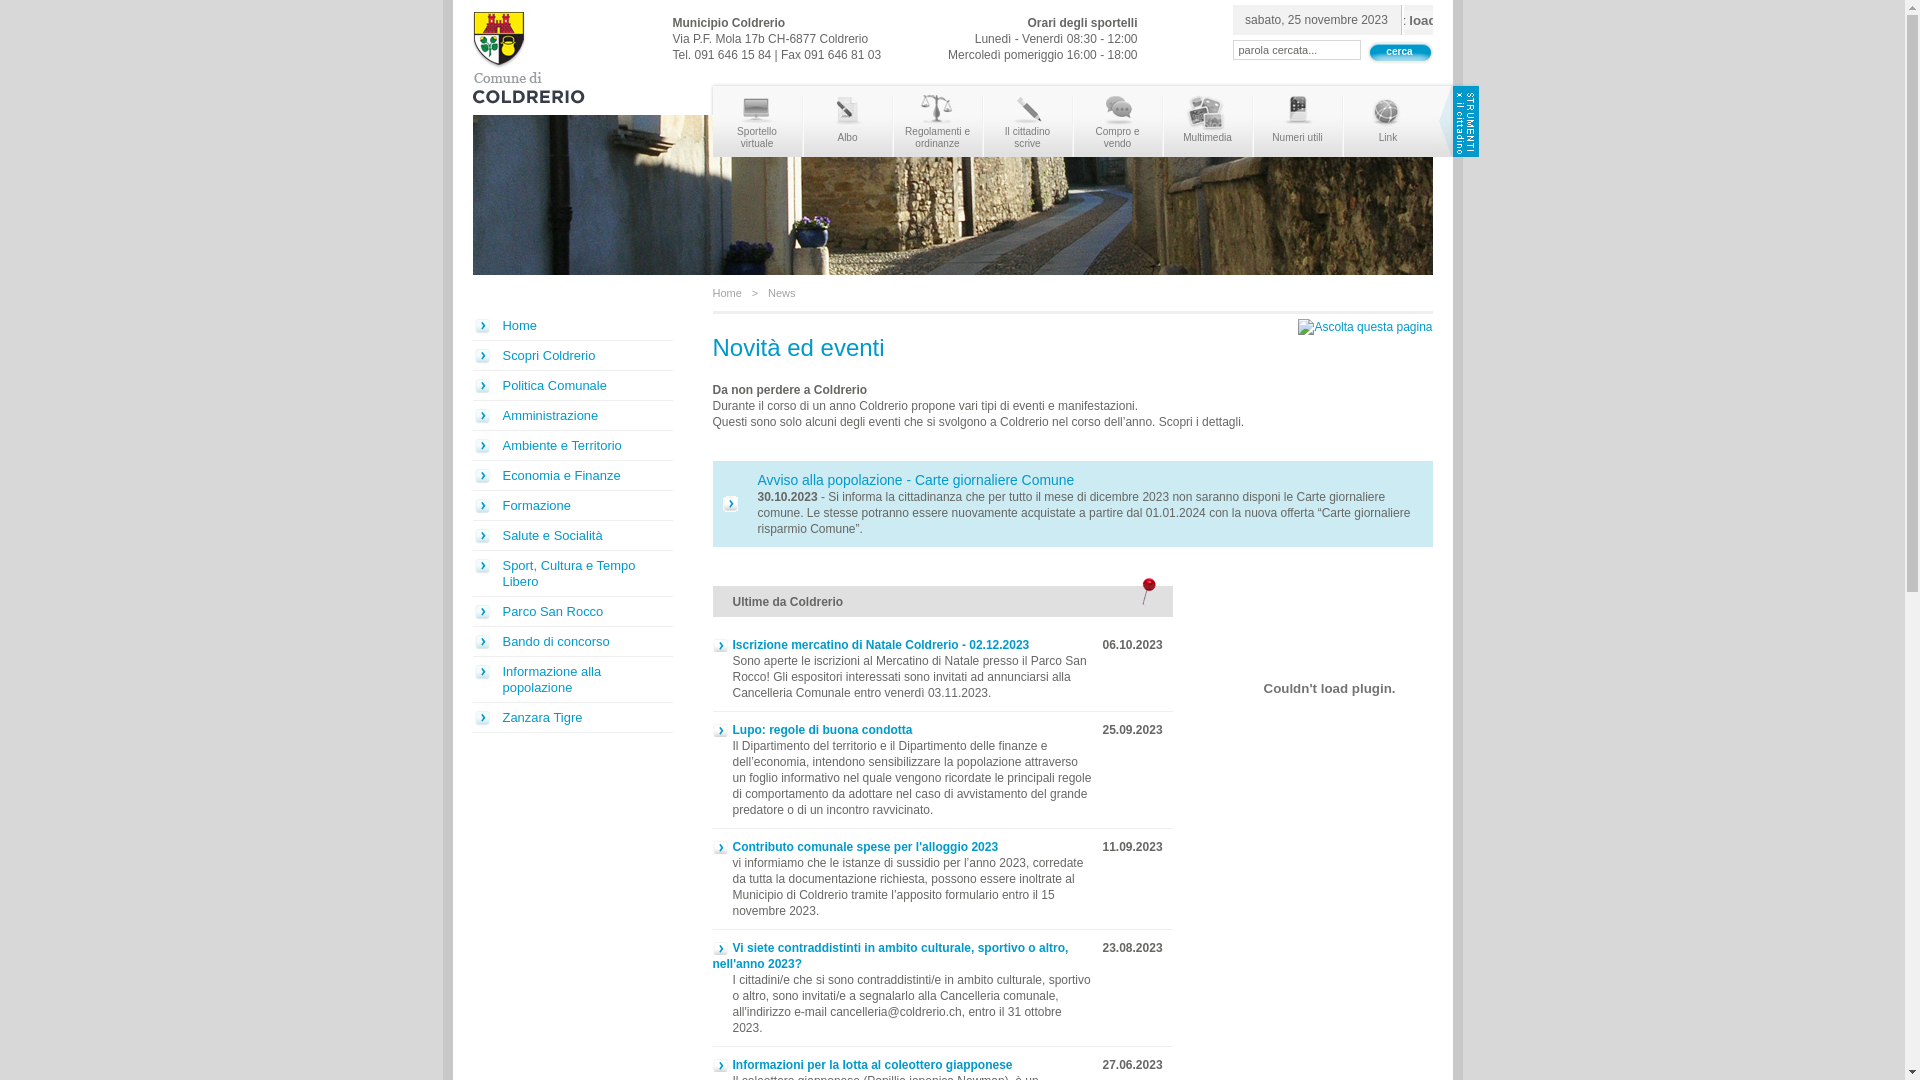 The height and width of the screenshot is (1080, 1920). Describe the element at coordinates (570, 385) in the screenshot. I see `'Politica Comunale'` at that location.